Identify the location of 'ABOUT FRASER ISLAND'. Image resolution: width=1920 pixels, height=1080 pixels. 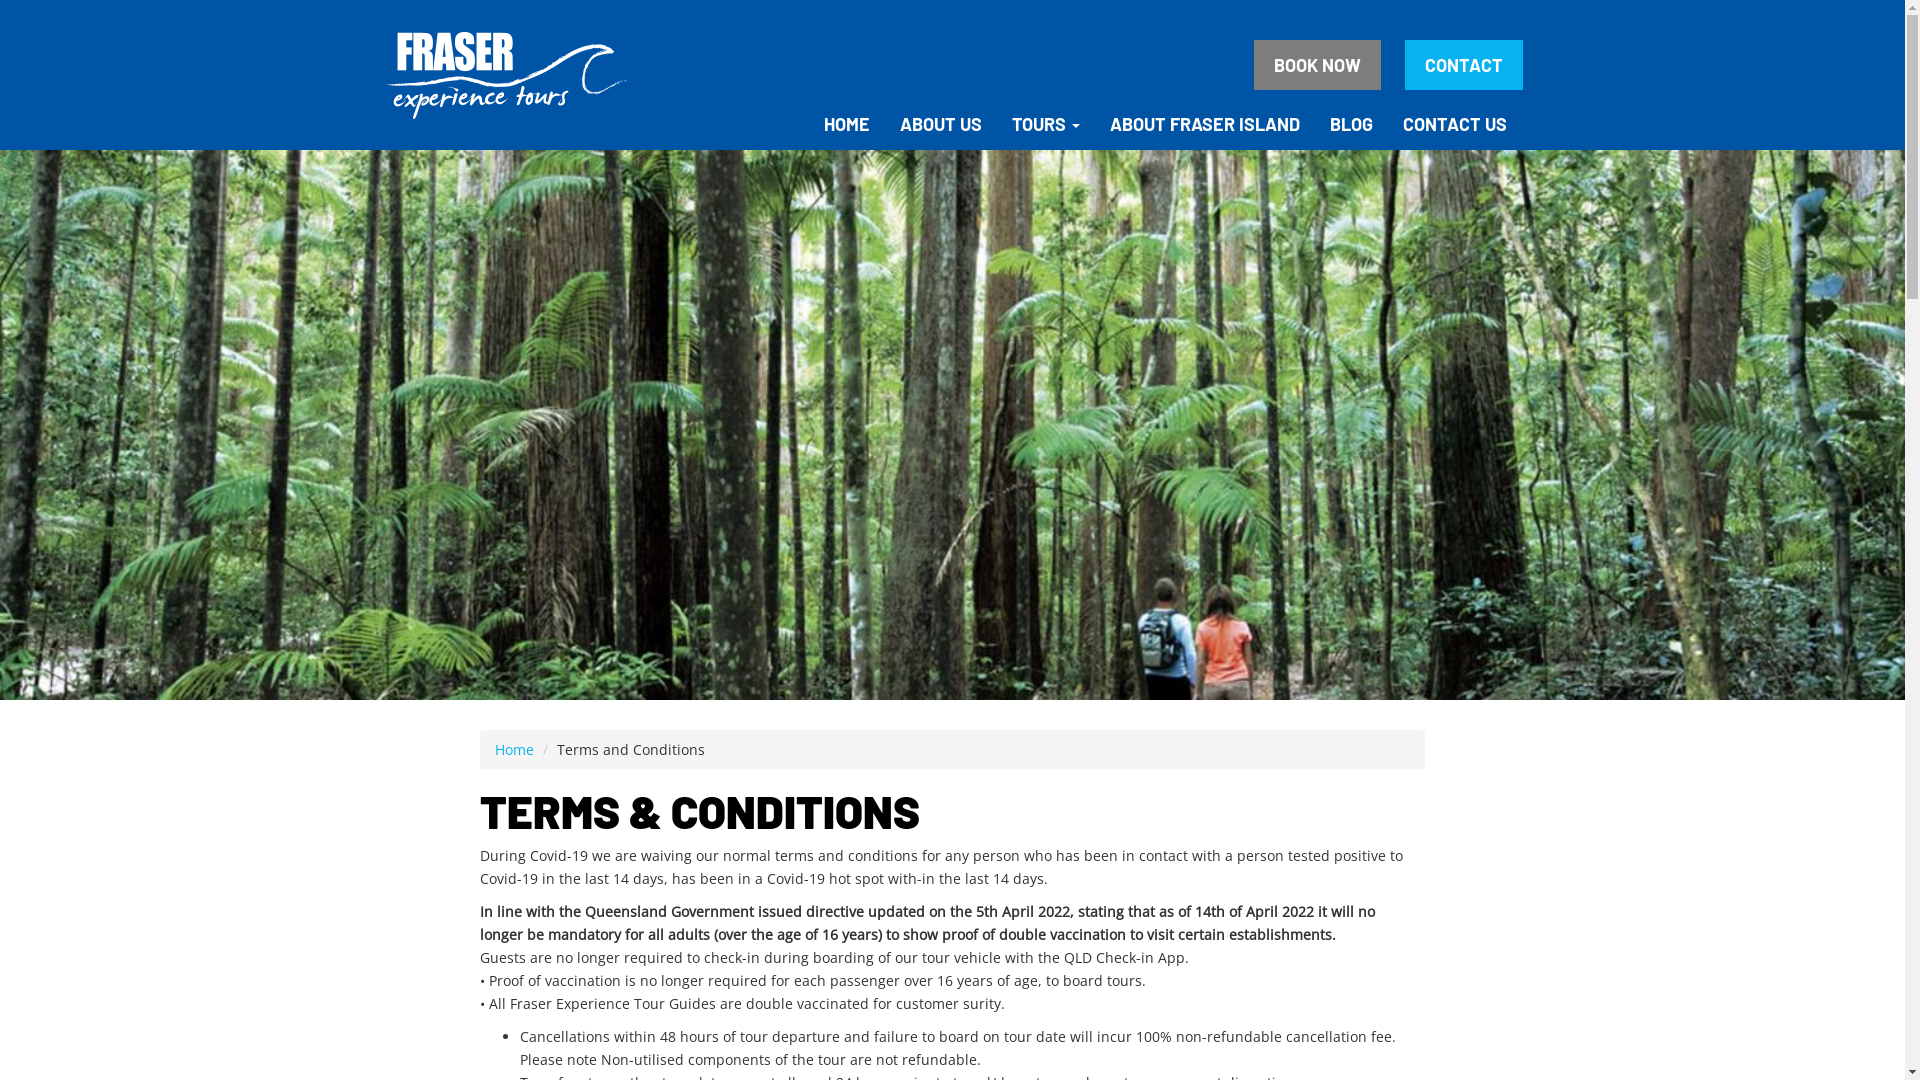
(1093, 123).